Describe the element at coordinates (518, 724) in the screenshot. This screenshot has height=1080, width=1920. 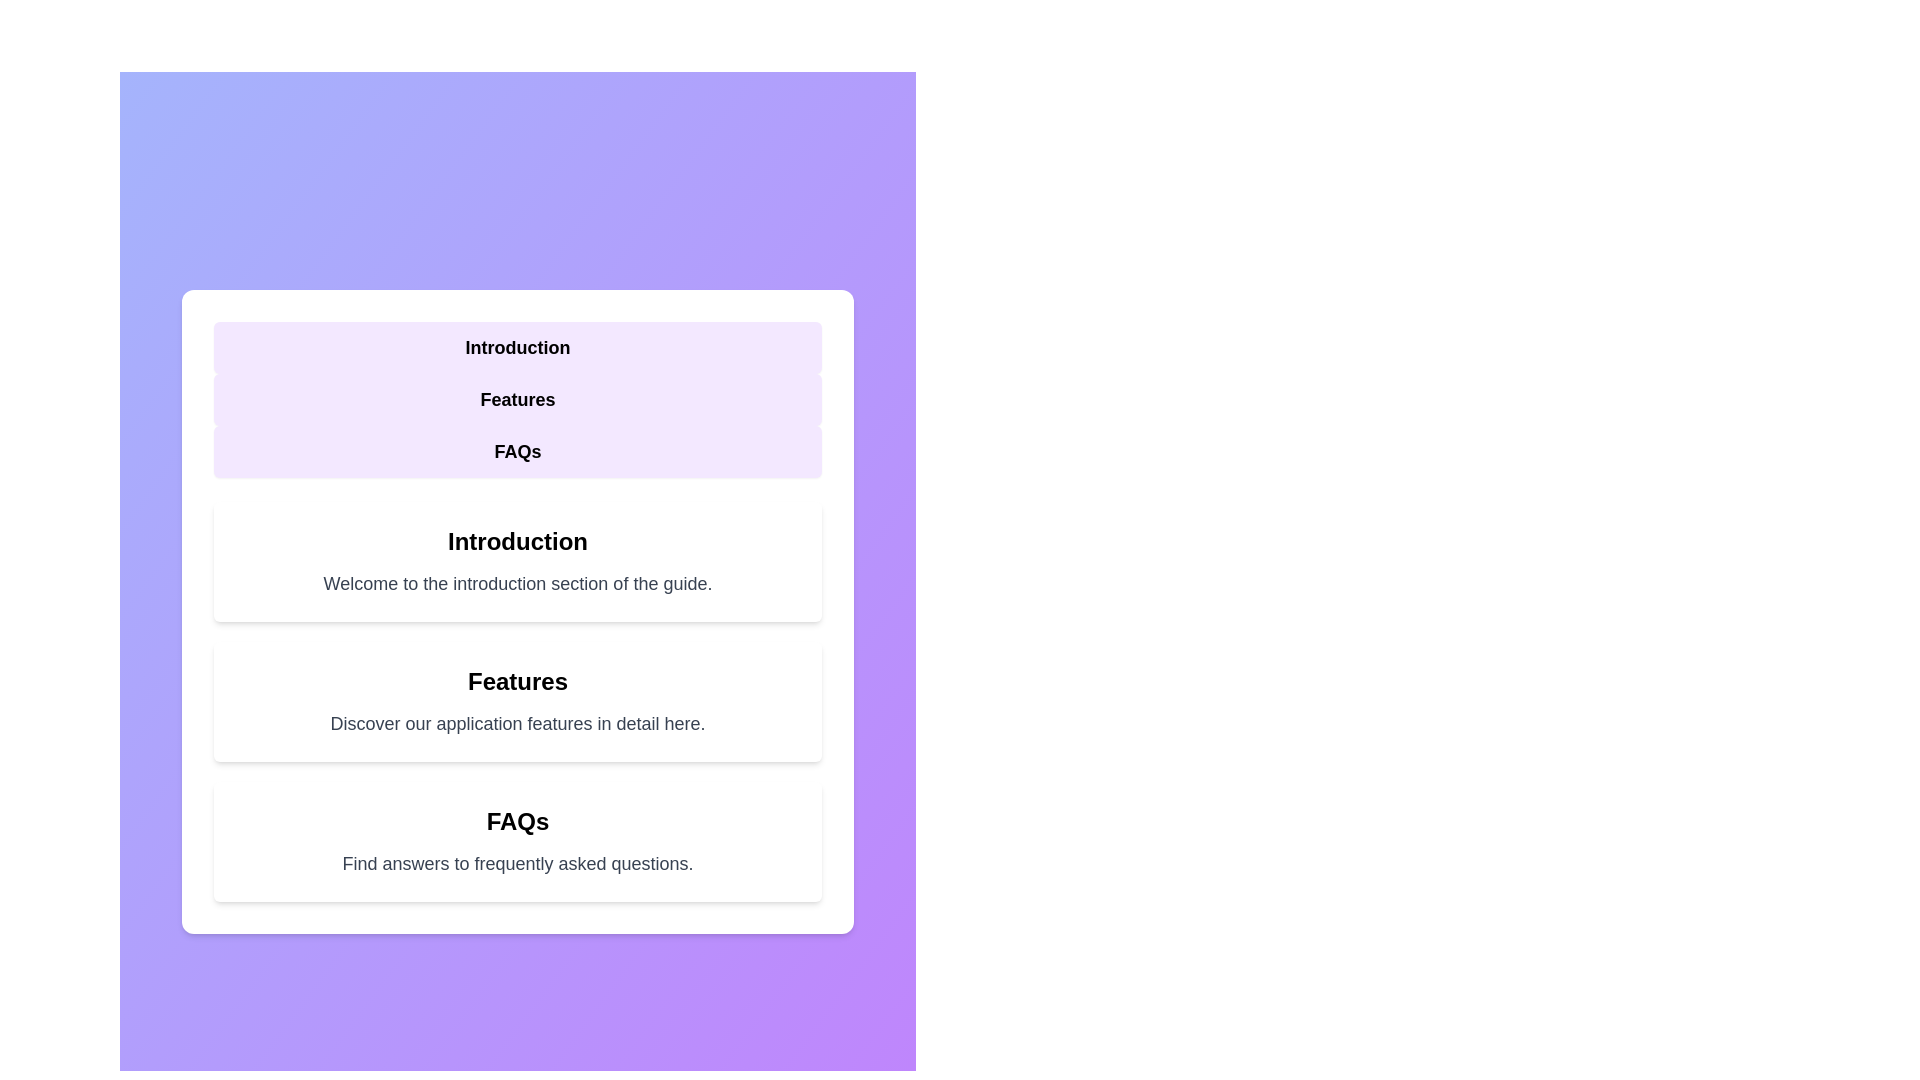
I see `the text element reading 'Discover our application features in detail here.' which is styled with a larger font size and gray color, located beneath the heading 'Features'` at that location.